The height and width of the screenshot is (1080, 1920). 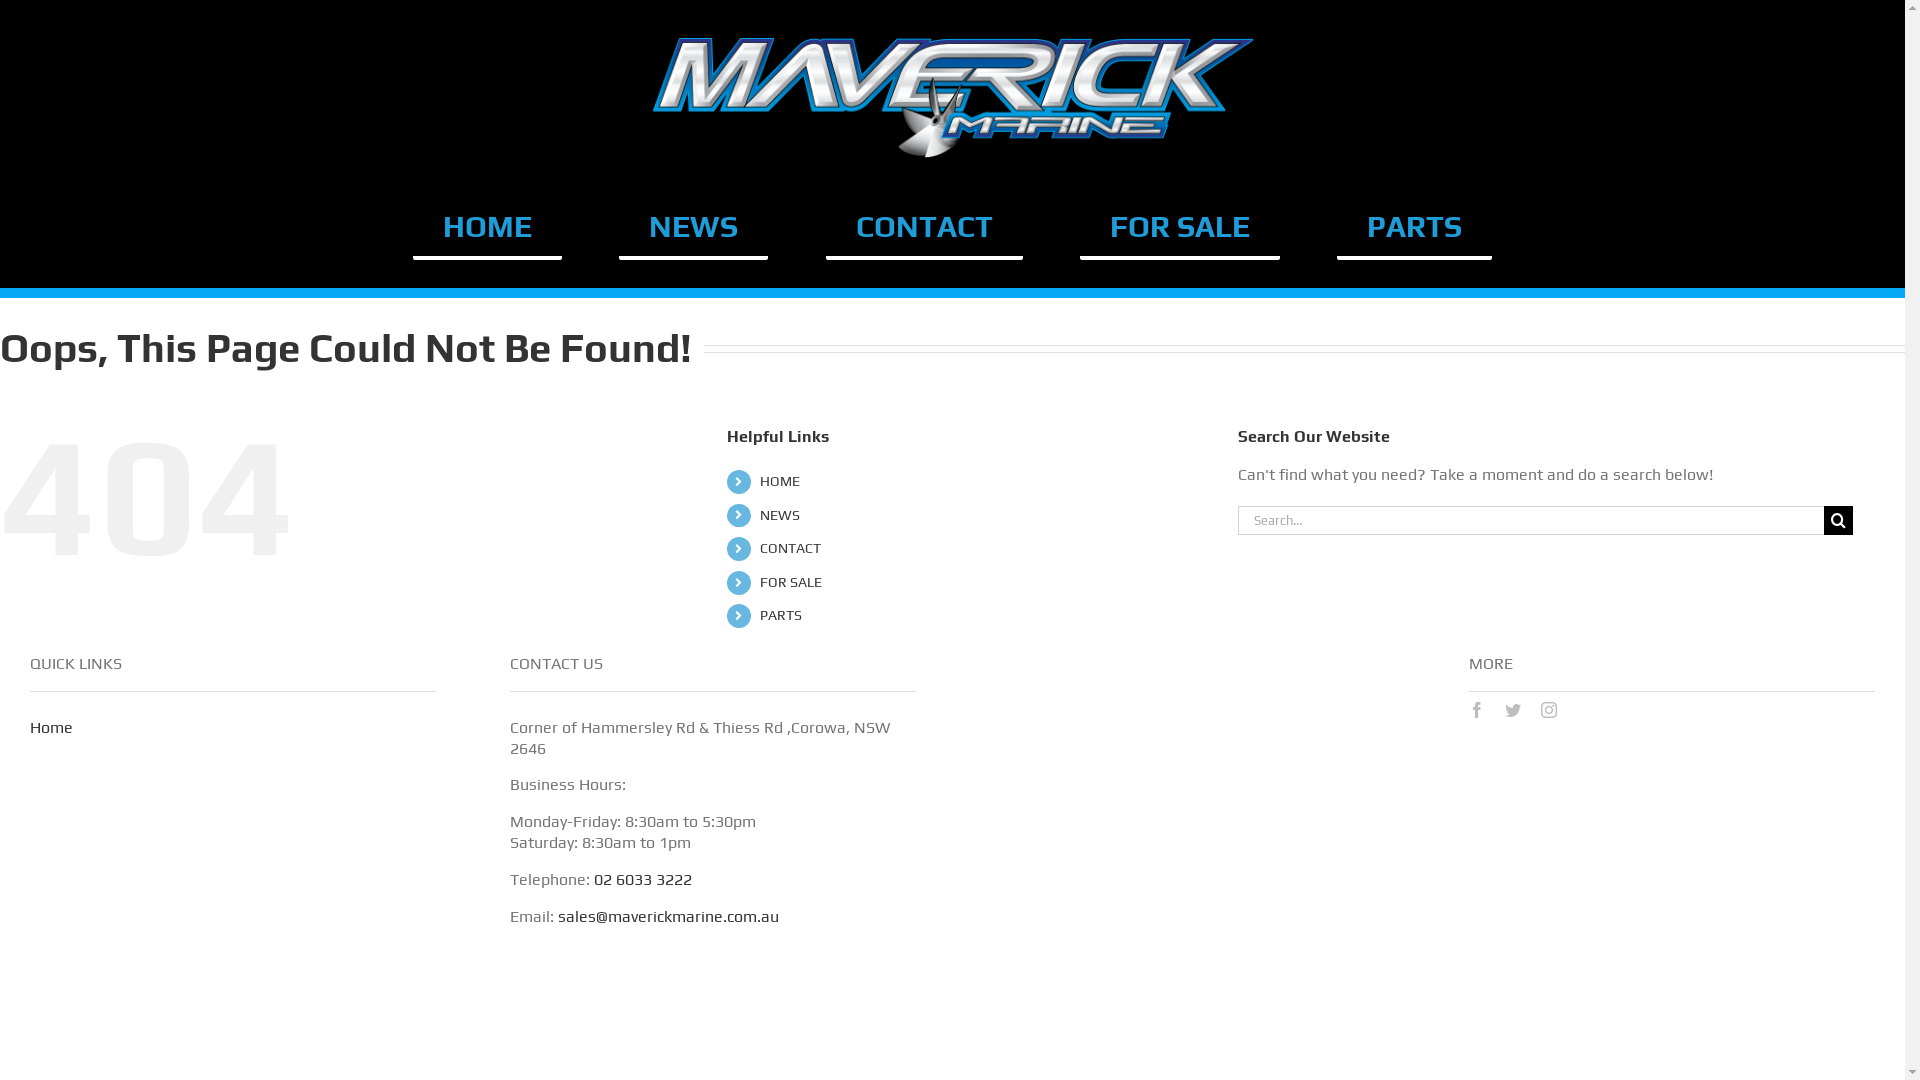 What do you see at coordinates (790, 582) in the screenshot?
I see `'FOR SALE'` at bounding box center [790, 582].